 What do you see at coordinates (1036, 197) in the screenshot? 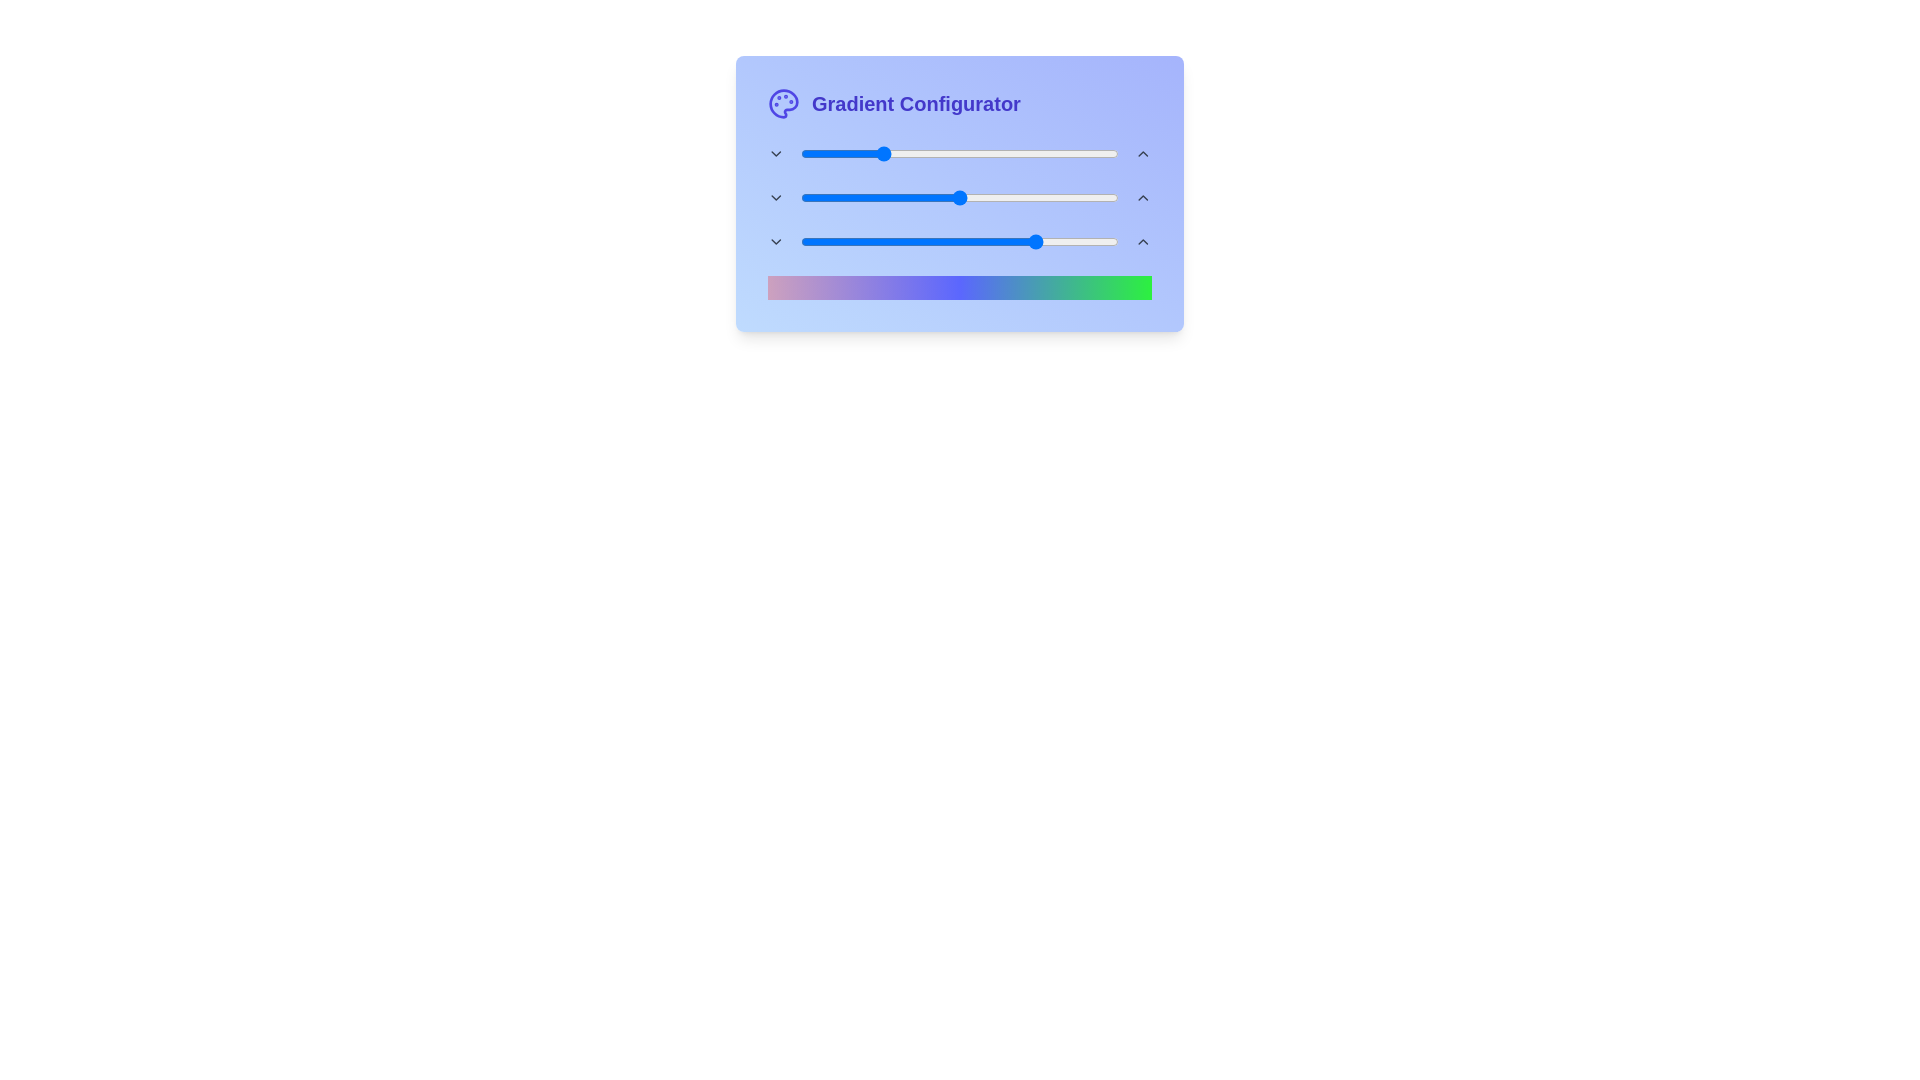
I see `the mid gradient slider to 74 percent` at bounding box center [1036, 197].